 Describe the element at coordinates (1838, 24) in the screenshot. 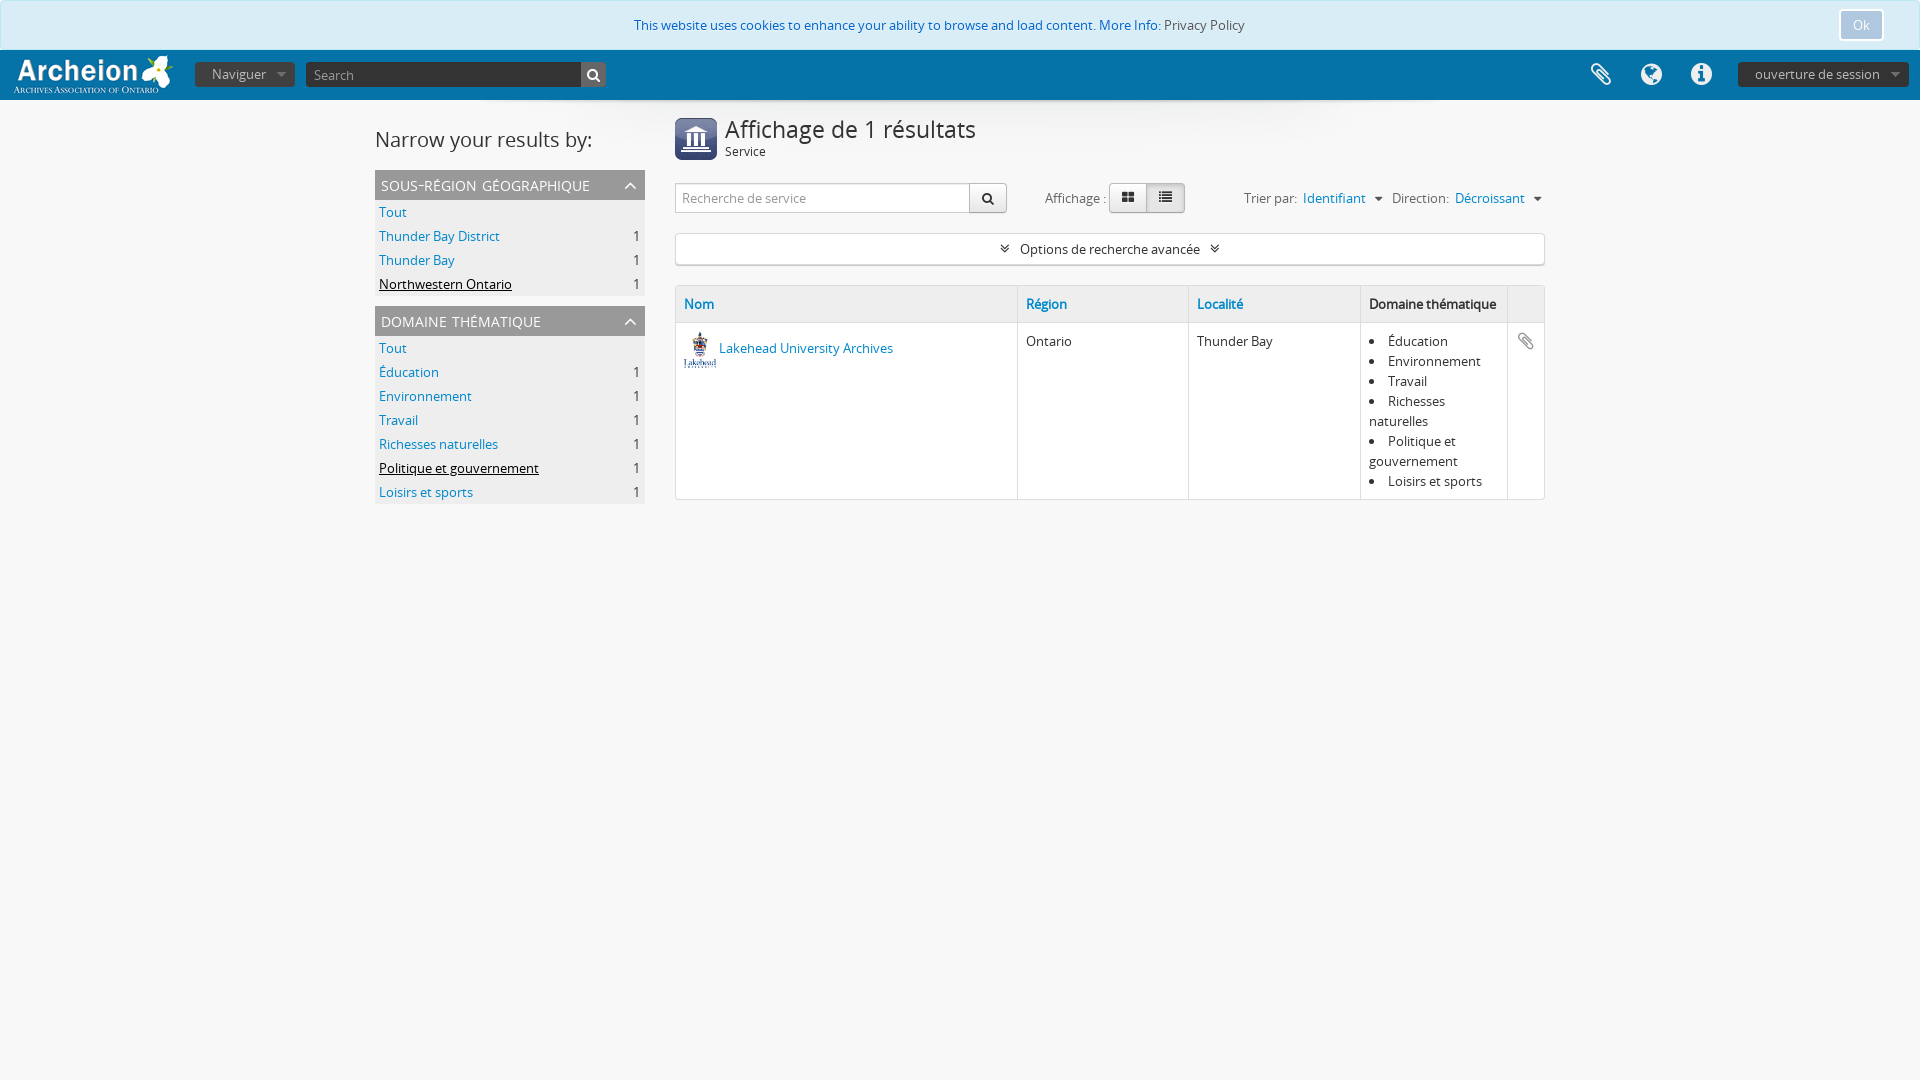

I see `'Ok'` at that location.